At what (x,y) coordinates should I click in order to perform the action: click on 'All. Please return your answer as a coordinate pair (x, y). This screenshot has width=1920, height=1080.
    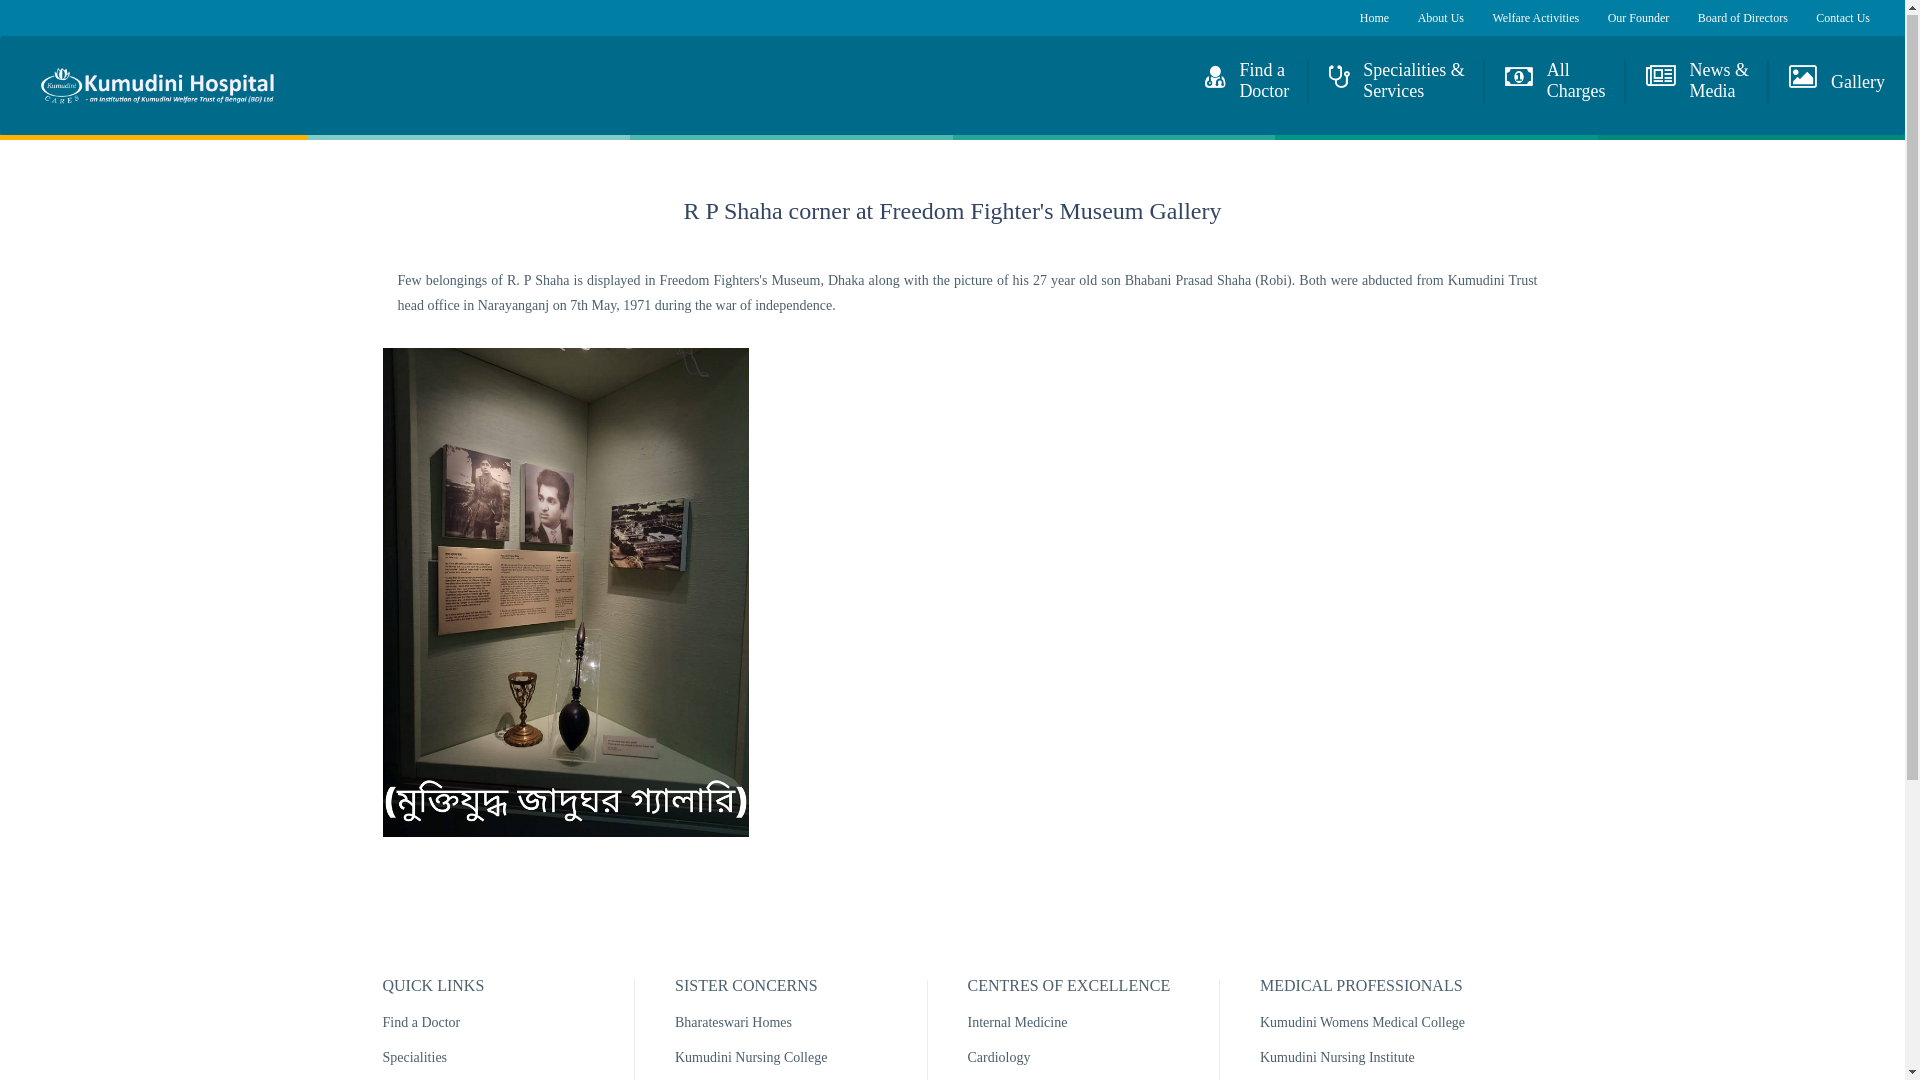
    Looking at the image, I should click on (1554, 82).